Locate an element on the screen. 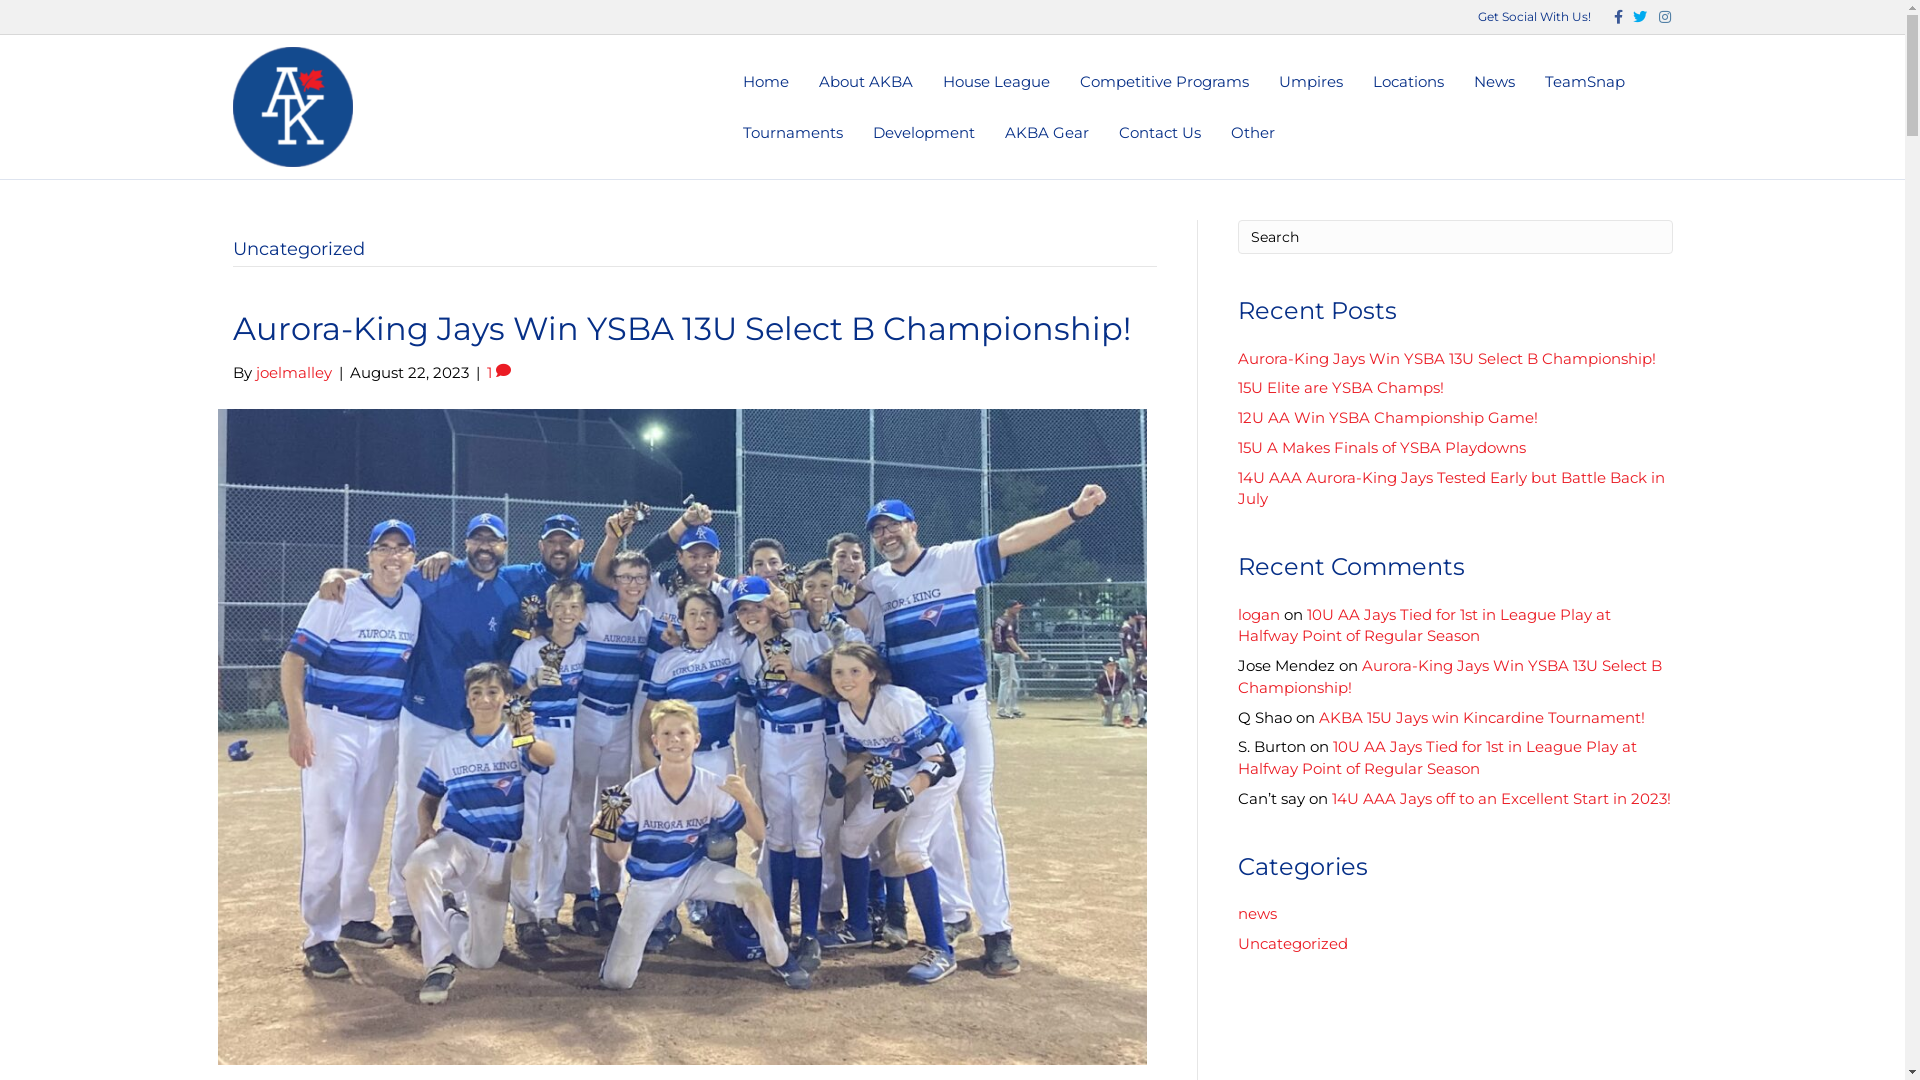  'Development' is located at coordinates (858, 132).